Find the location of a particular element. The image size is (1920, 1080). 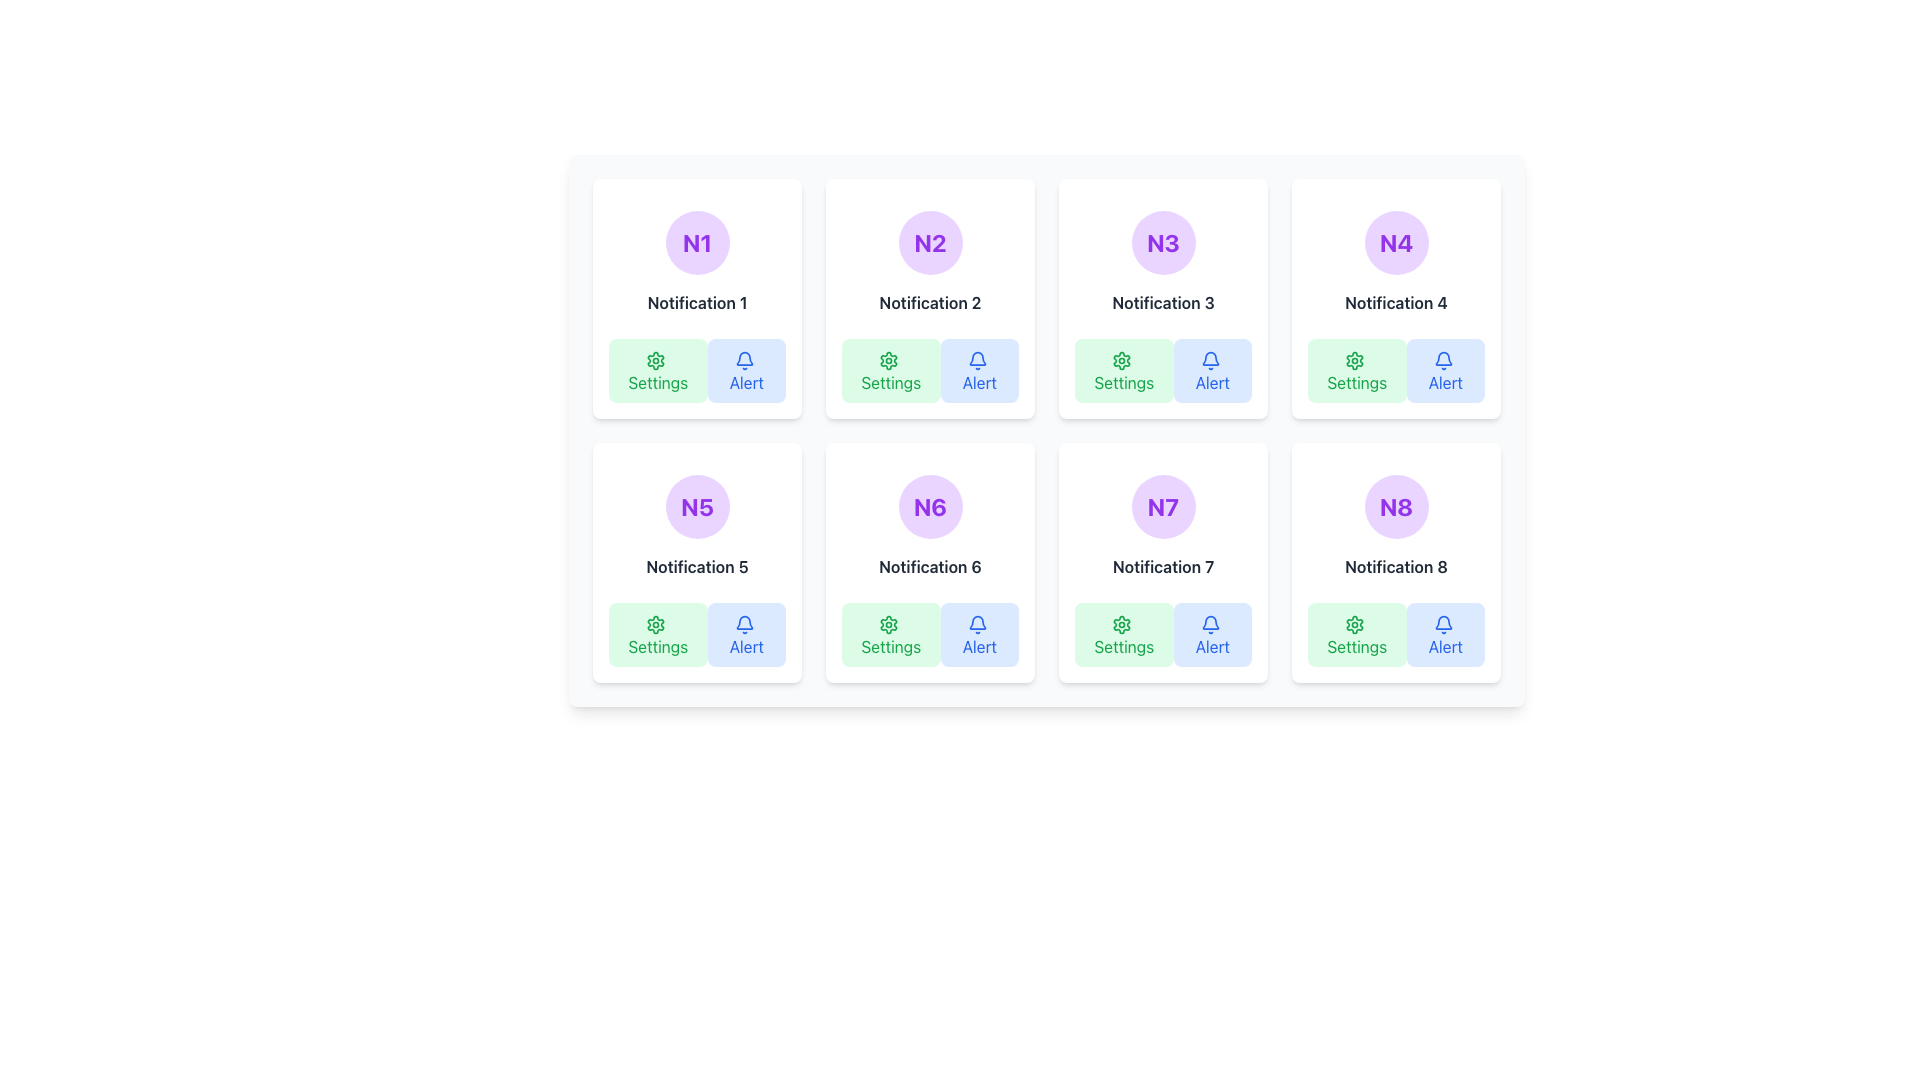

the leftmost button labeled 'Settings' in the 'Notification 4' card located in the first row of the grid layout is located at coordinates (1357, 370).